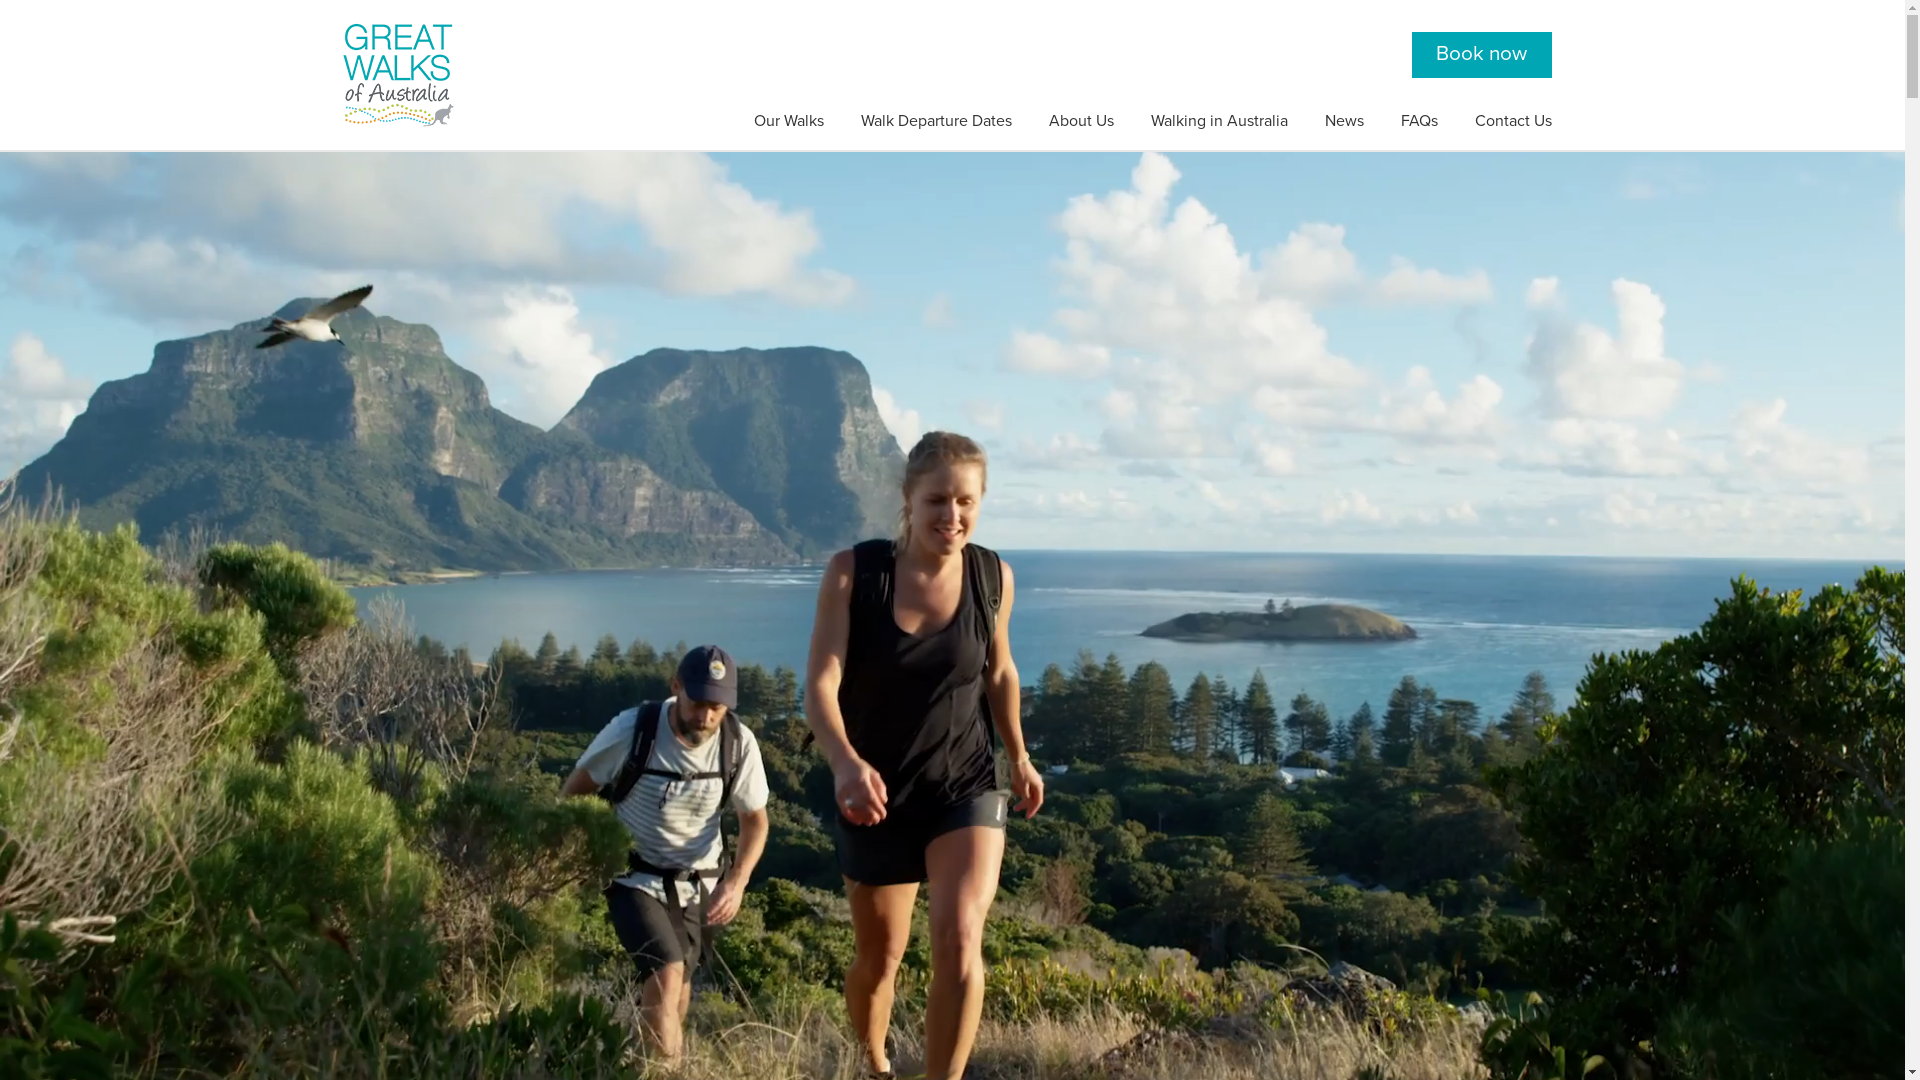 The height and width of the screenshot is (1080, 1920). Describe the element at coordinates (1217, 122) in the screenshot. I see `'Walking in Australia'` at that location.